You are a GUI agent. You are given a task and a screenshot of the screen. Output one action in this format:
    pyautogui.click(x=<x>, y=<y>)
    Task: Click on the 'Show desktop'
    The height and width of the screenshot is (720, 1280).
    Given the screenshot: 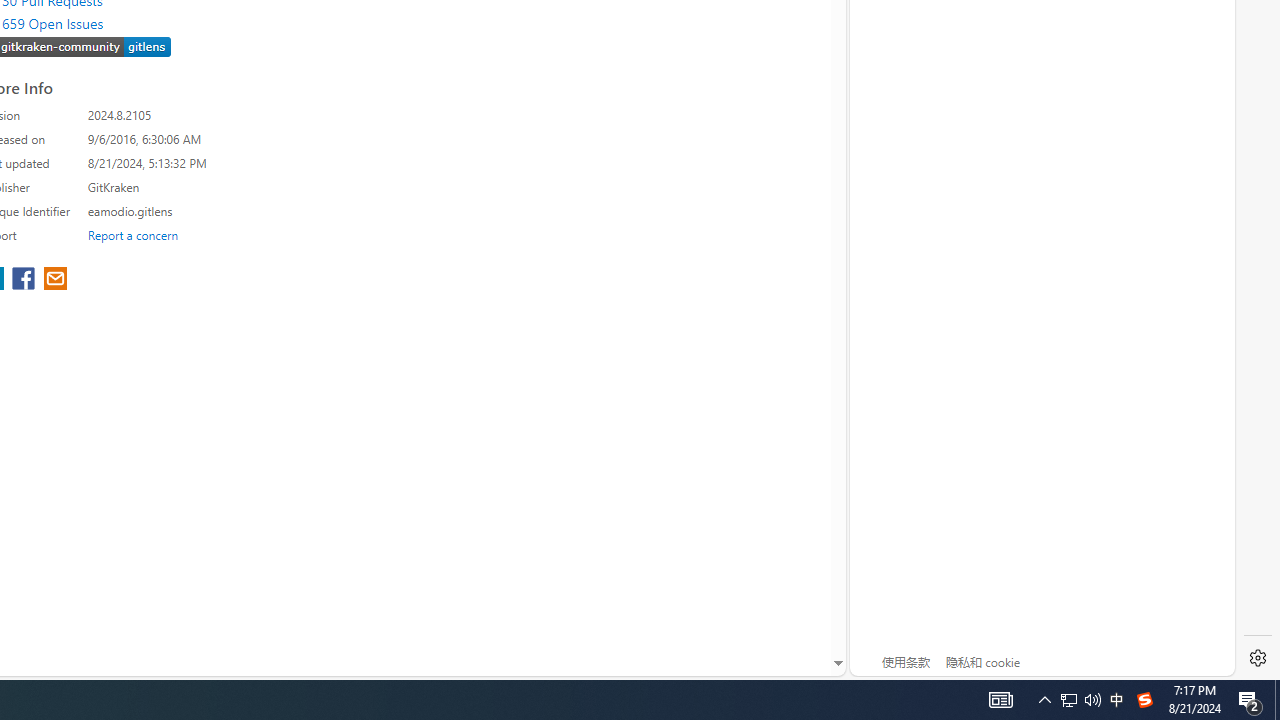 What is the action you would take?
    pyautogui.click(x=1276, y=698)
    